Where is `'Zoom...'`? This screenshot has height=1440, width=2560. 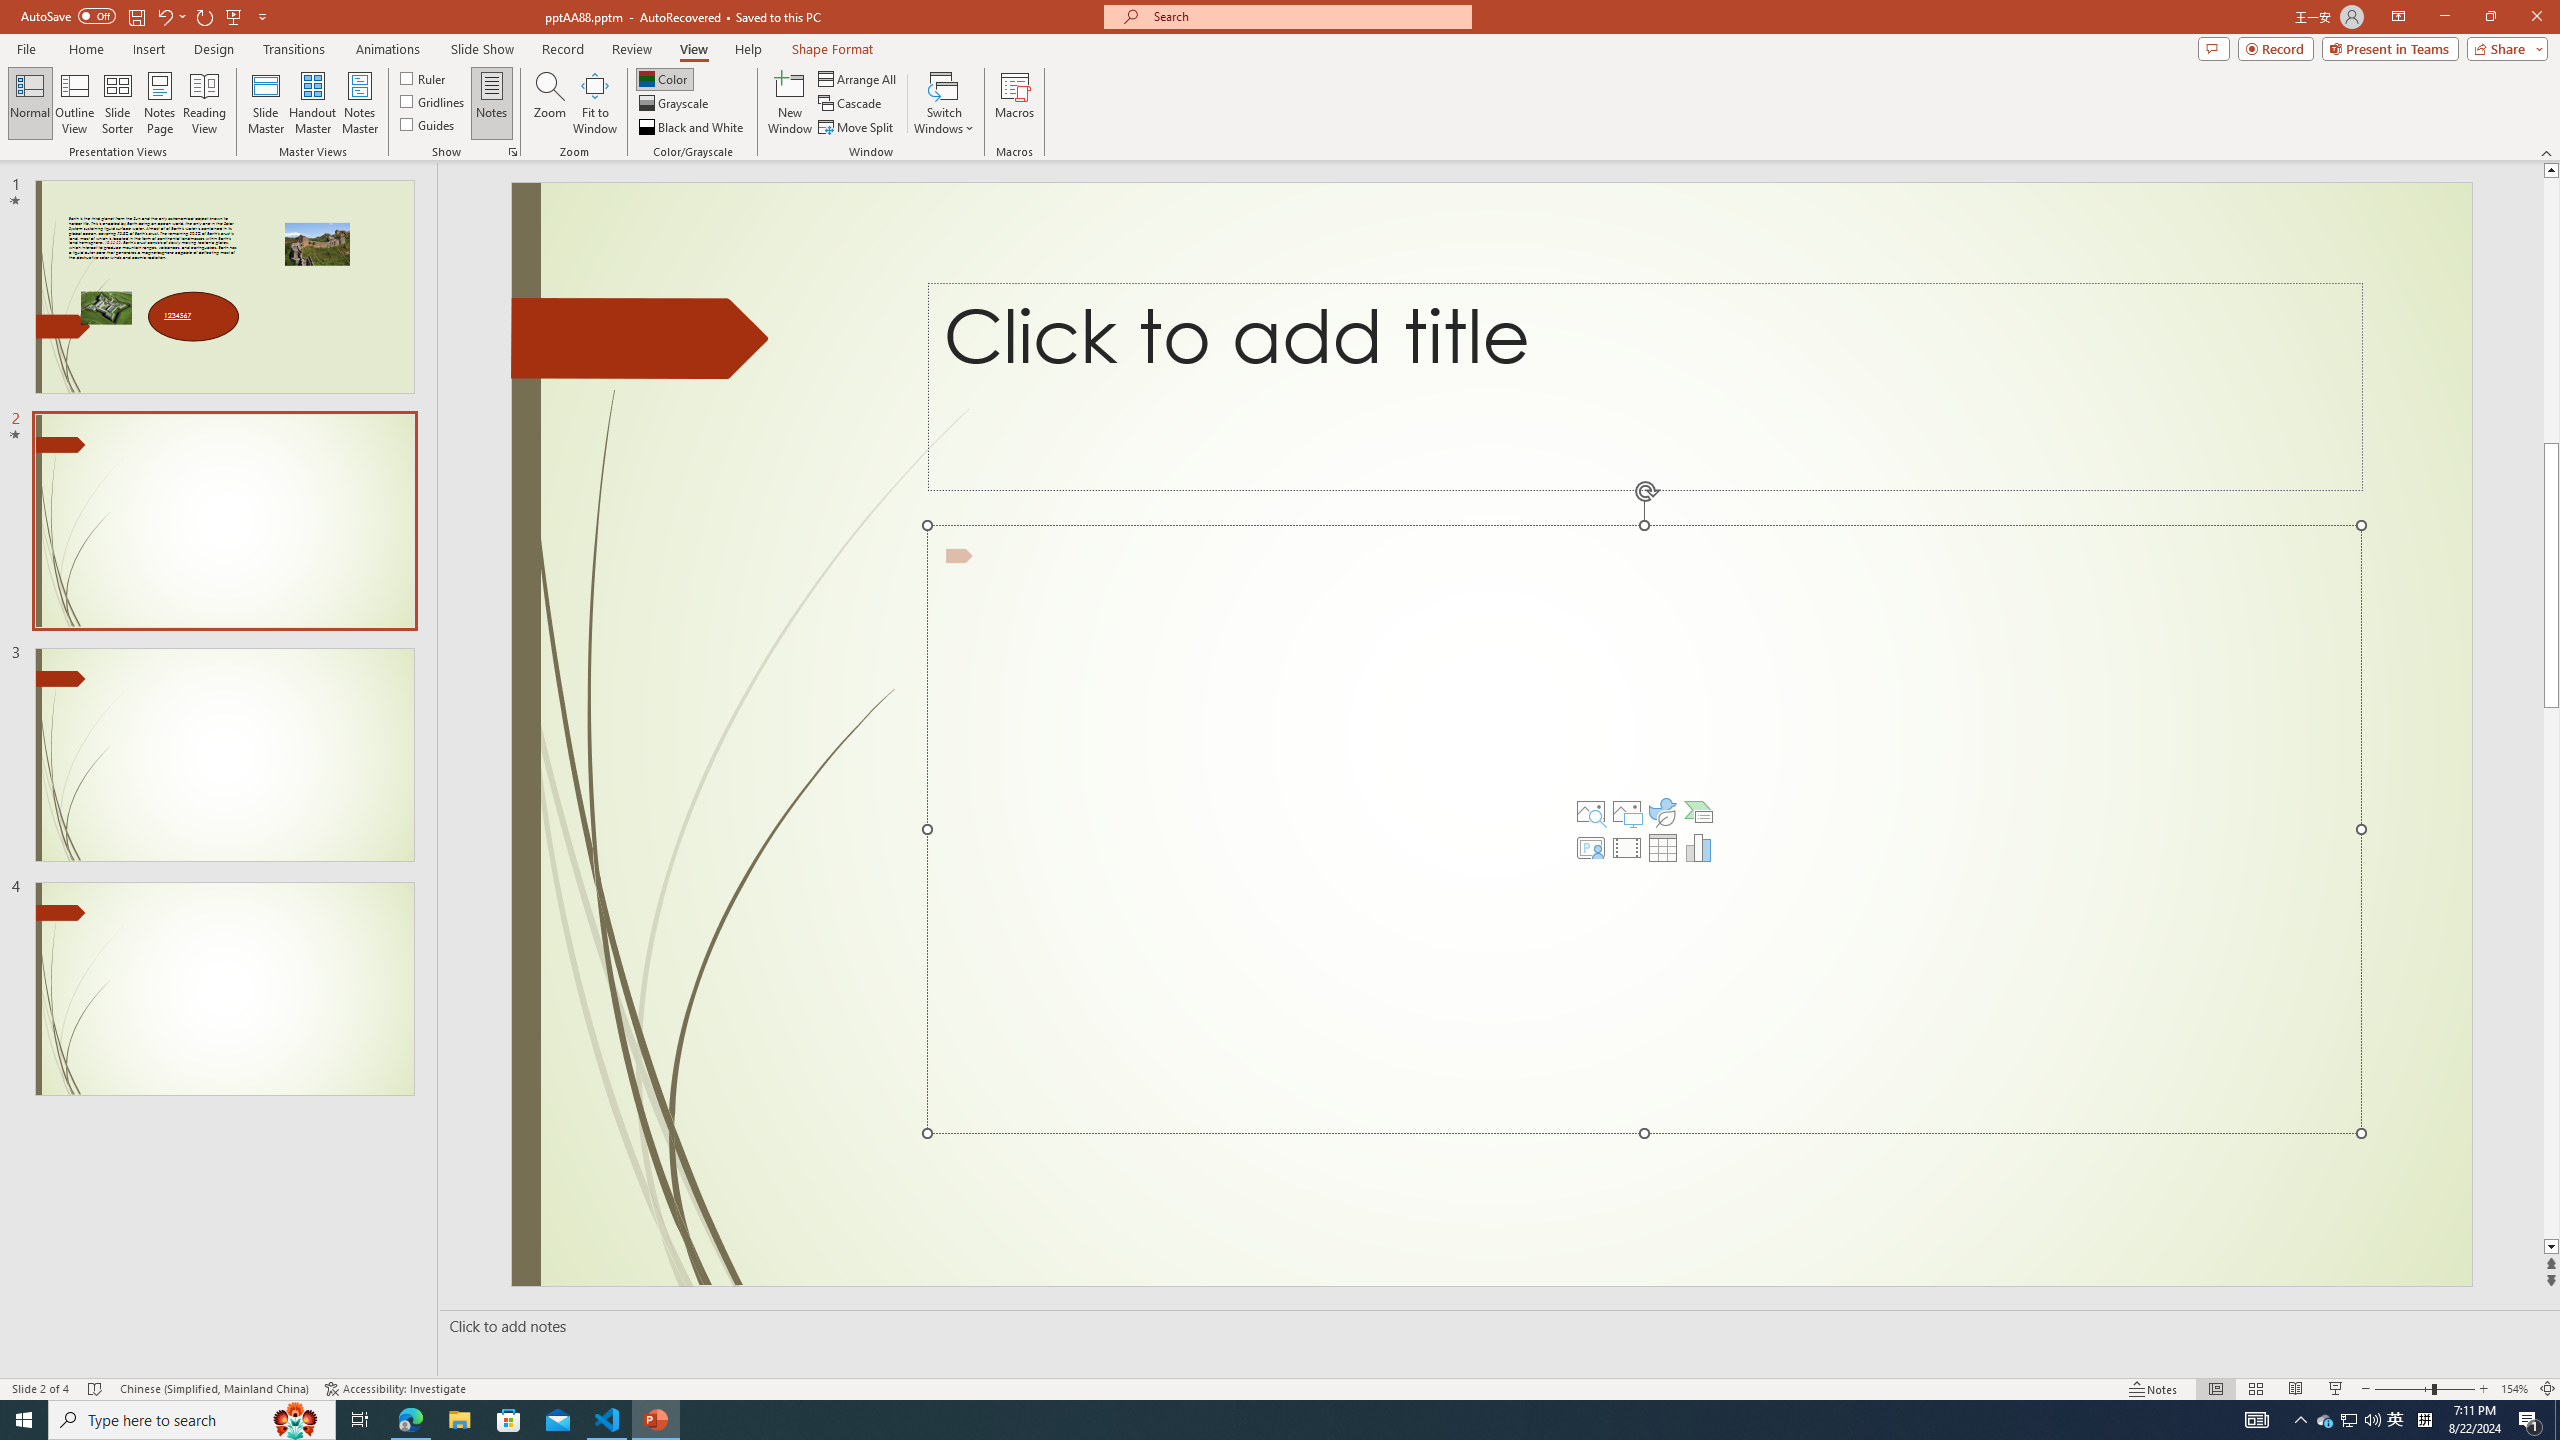 'Zoom...' is located at coordinates (550, 103).